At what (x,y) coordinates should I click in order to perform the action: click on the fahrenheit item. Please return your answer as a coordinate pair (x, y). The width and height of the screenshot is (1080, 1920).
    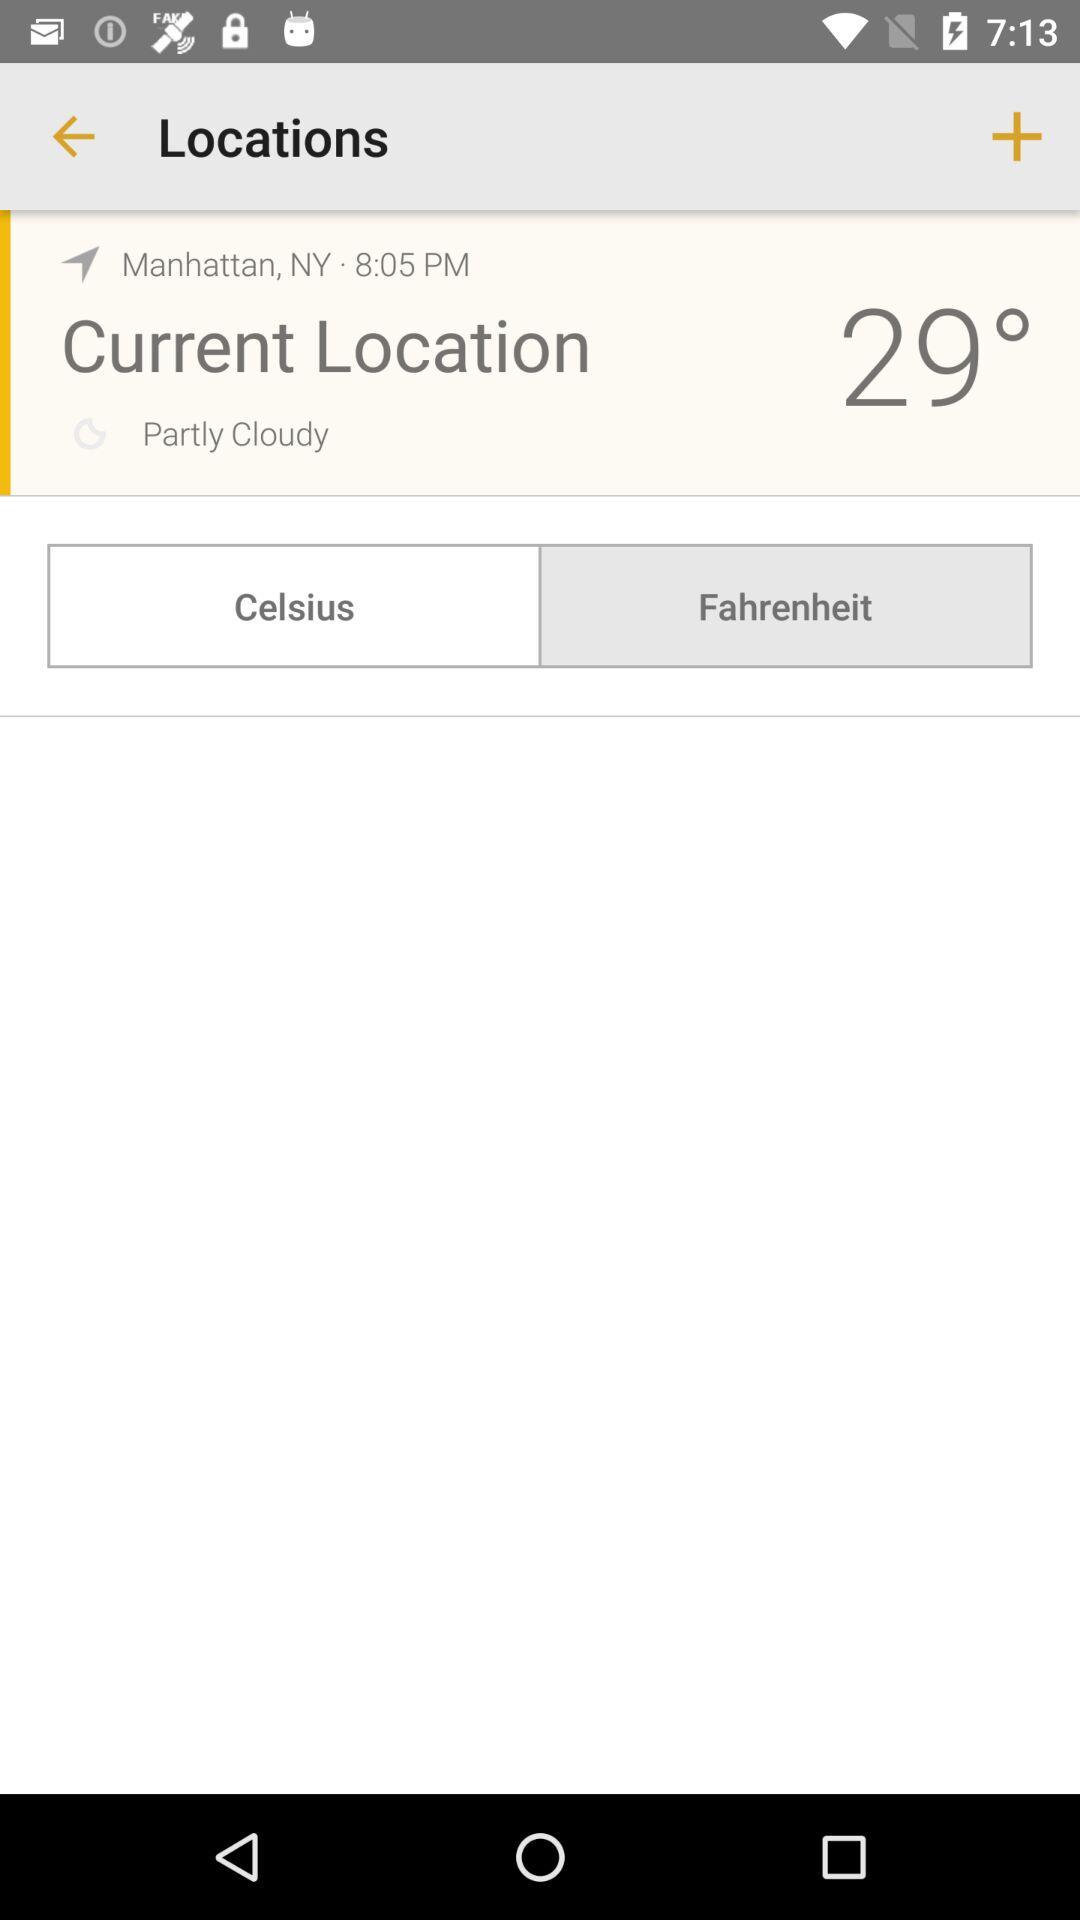
    Looking at the image, I should click on (784, 604).